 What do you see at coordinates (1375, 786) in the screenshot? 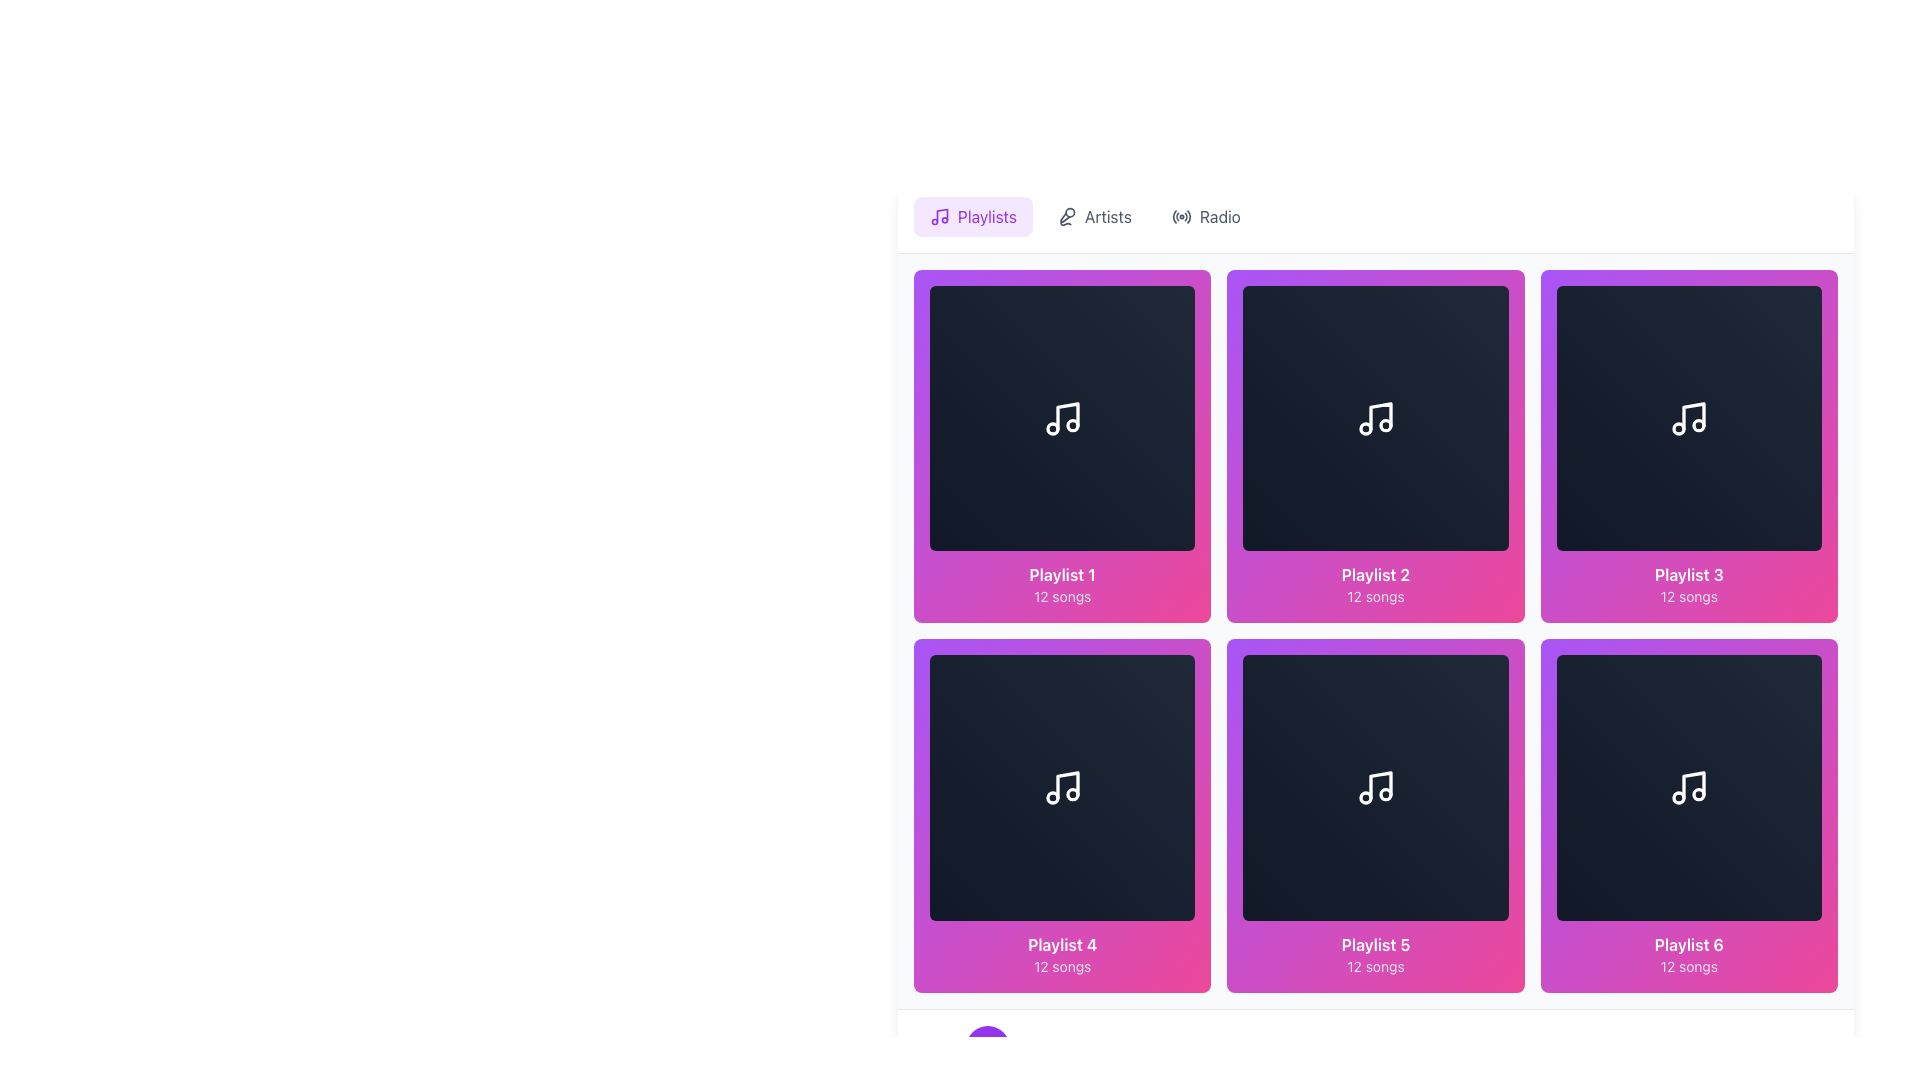
I see `the 'Playlist 5' icon located in the top portion of the card, which is centrally aligned above the text labels 'Playlist 5' and '12 songs'` at bounding box center [1375, 786].